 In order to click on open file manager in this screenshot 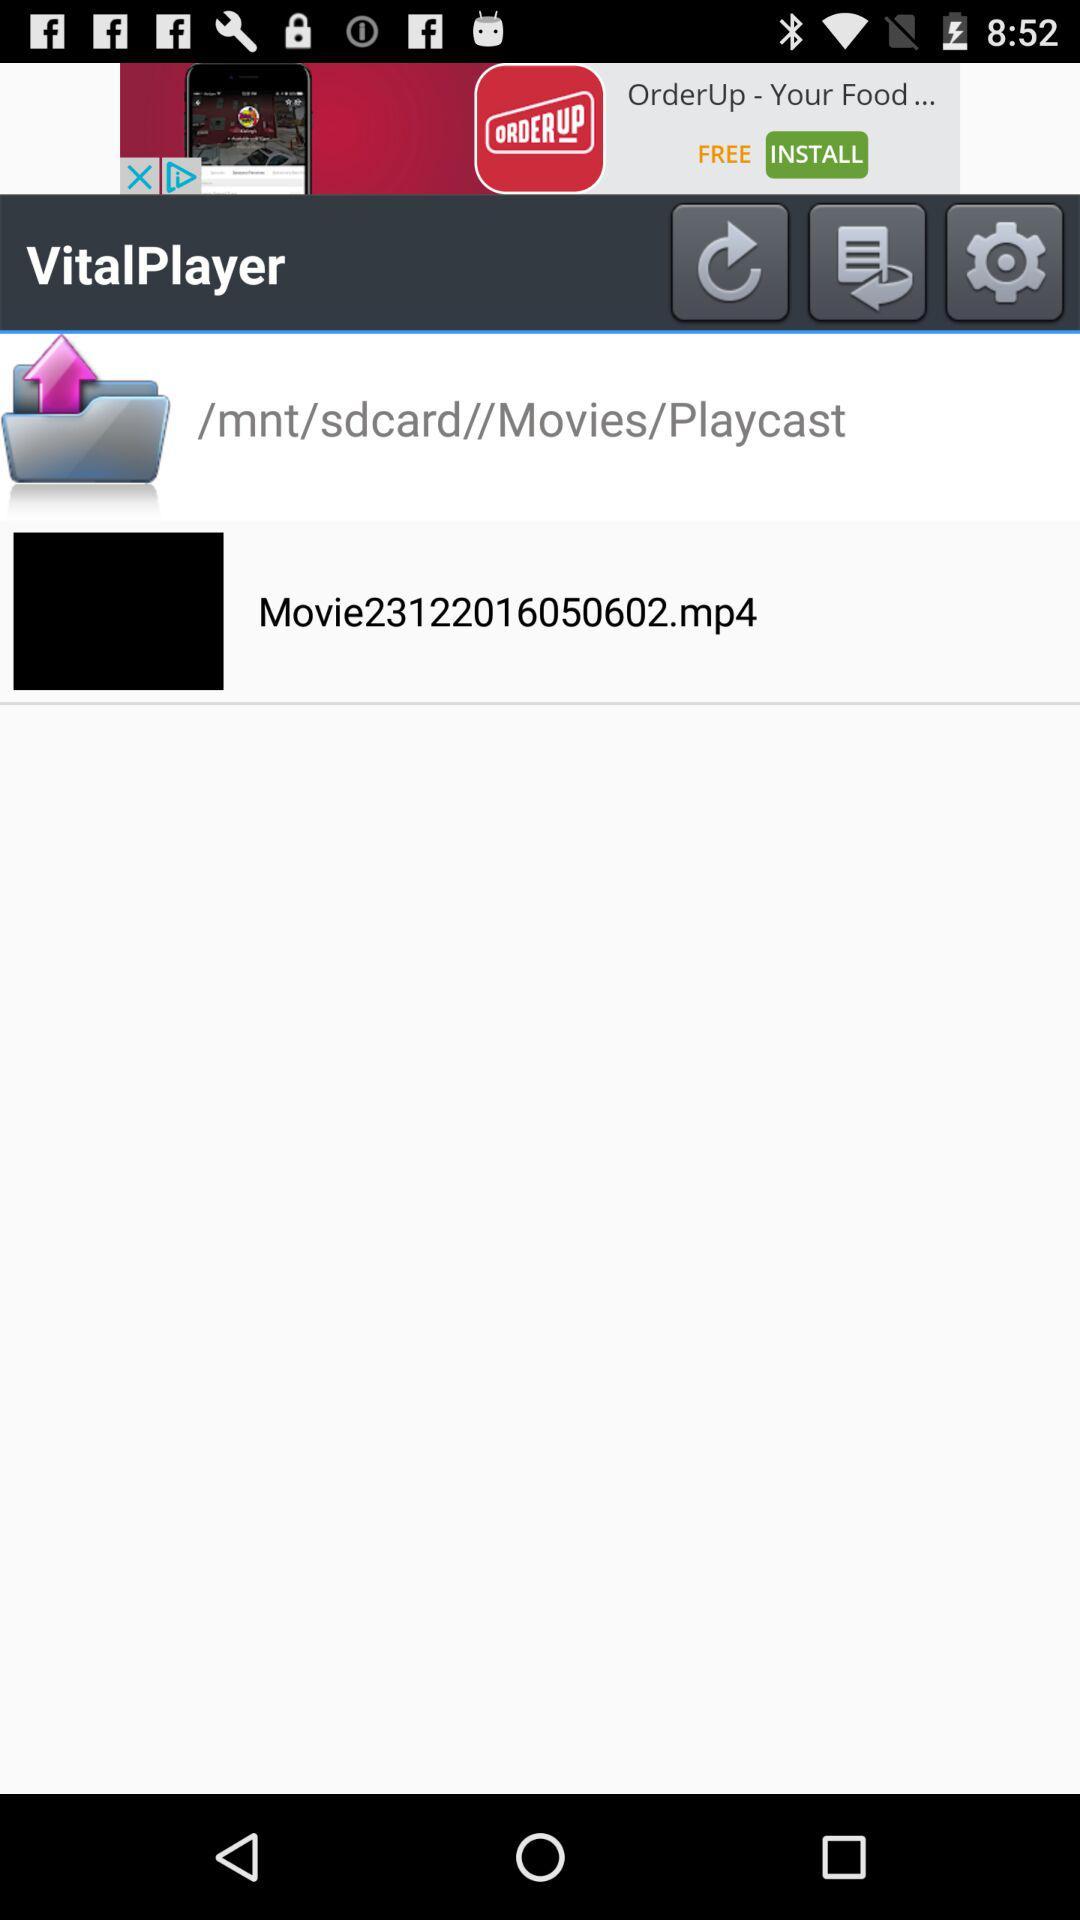, I will do `click(84, 426)`.